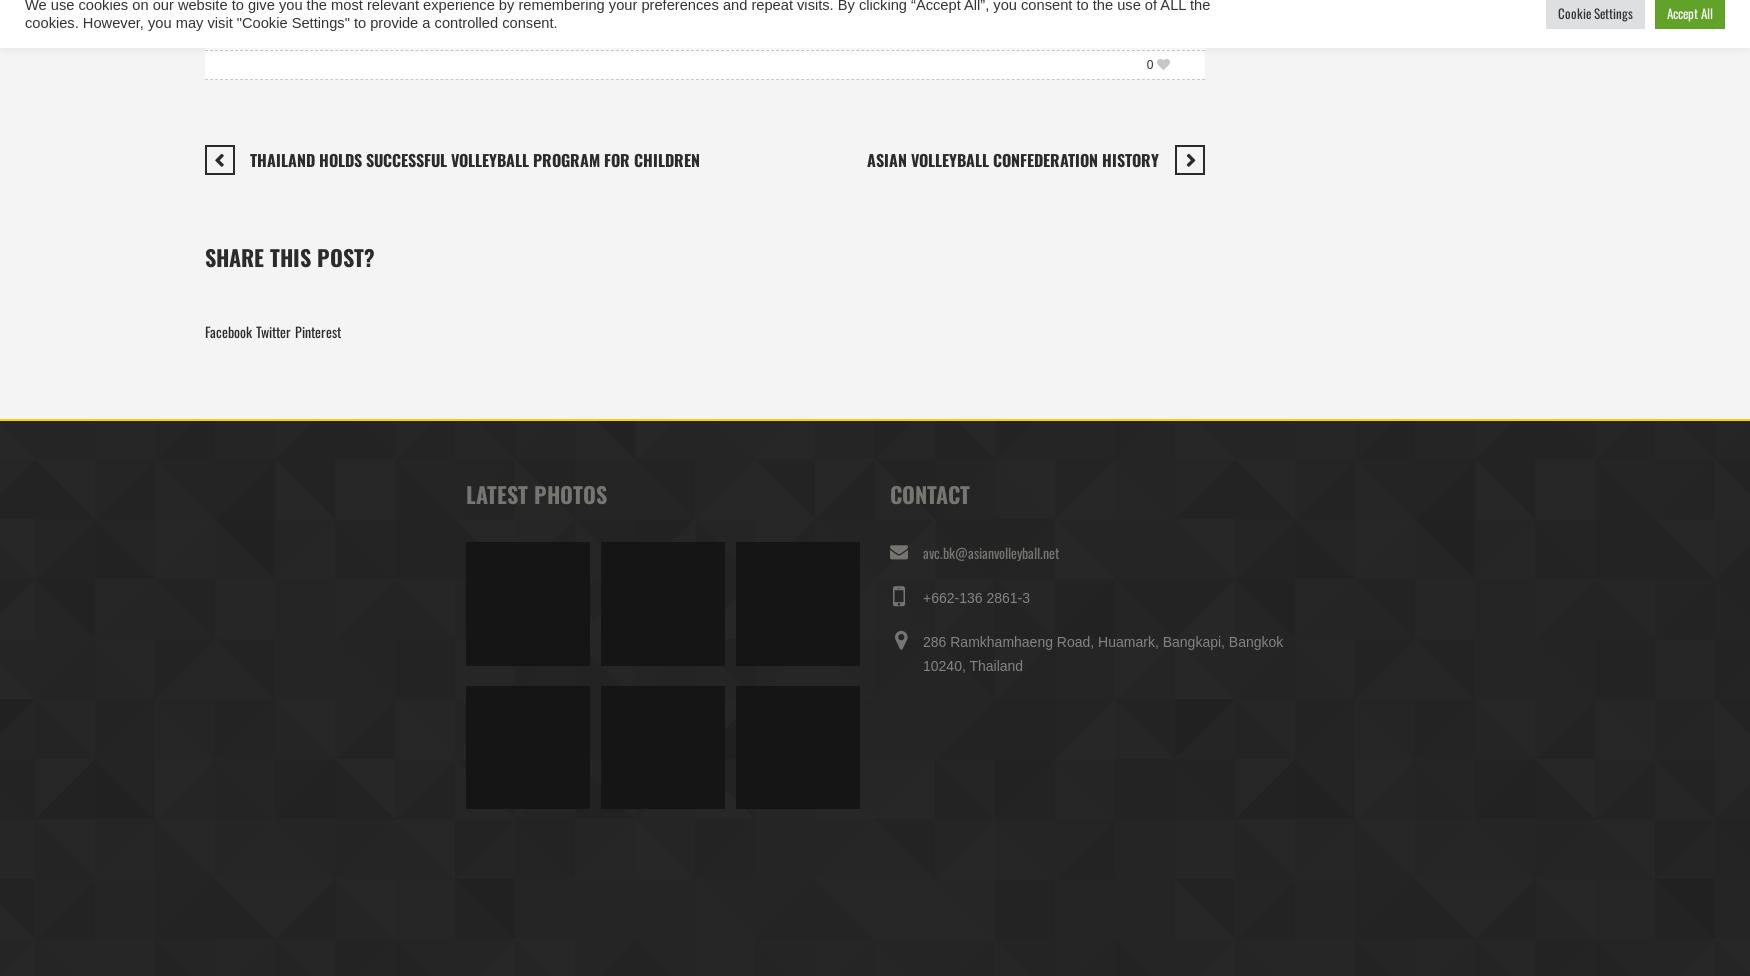 The image size is (1750, 976). Describe the element at coordinates (921, 597) in the screenshot. I see `'+662-136 2861-3'` at that location.